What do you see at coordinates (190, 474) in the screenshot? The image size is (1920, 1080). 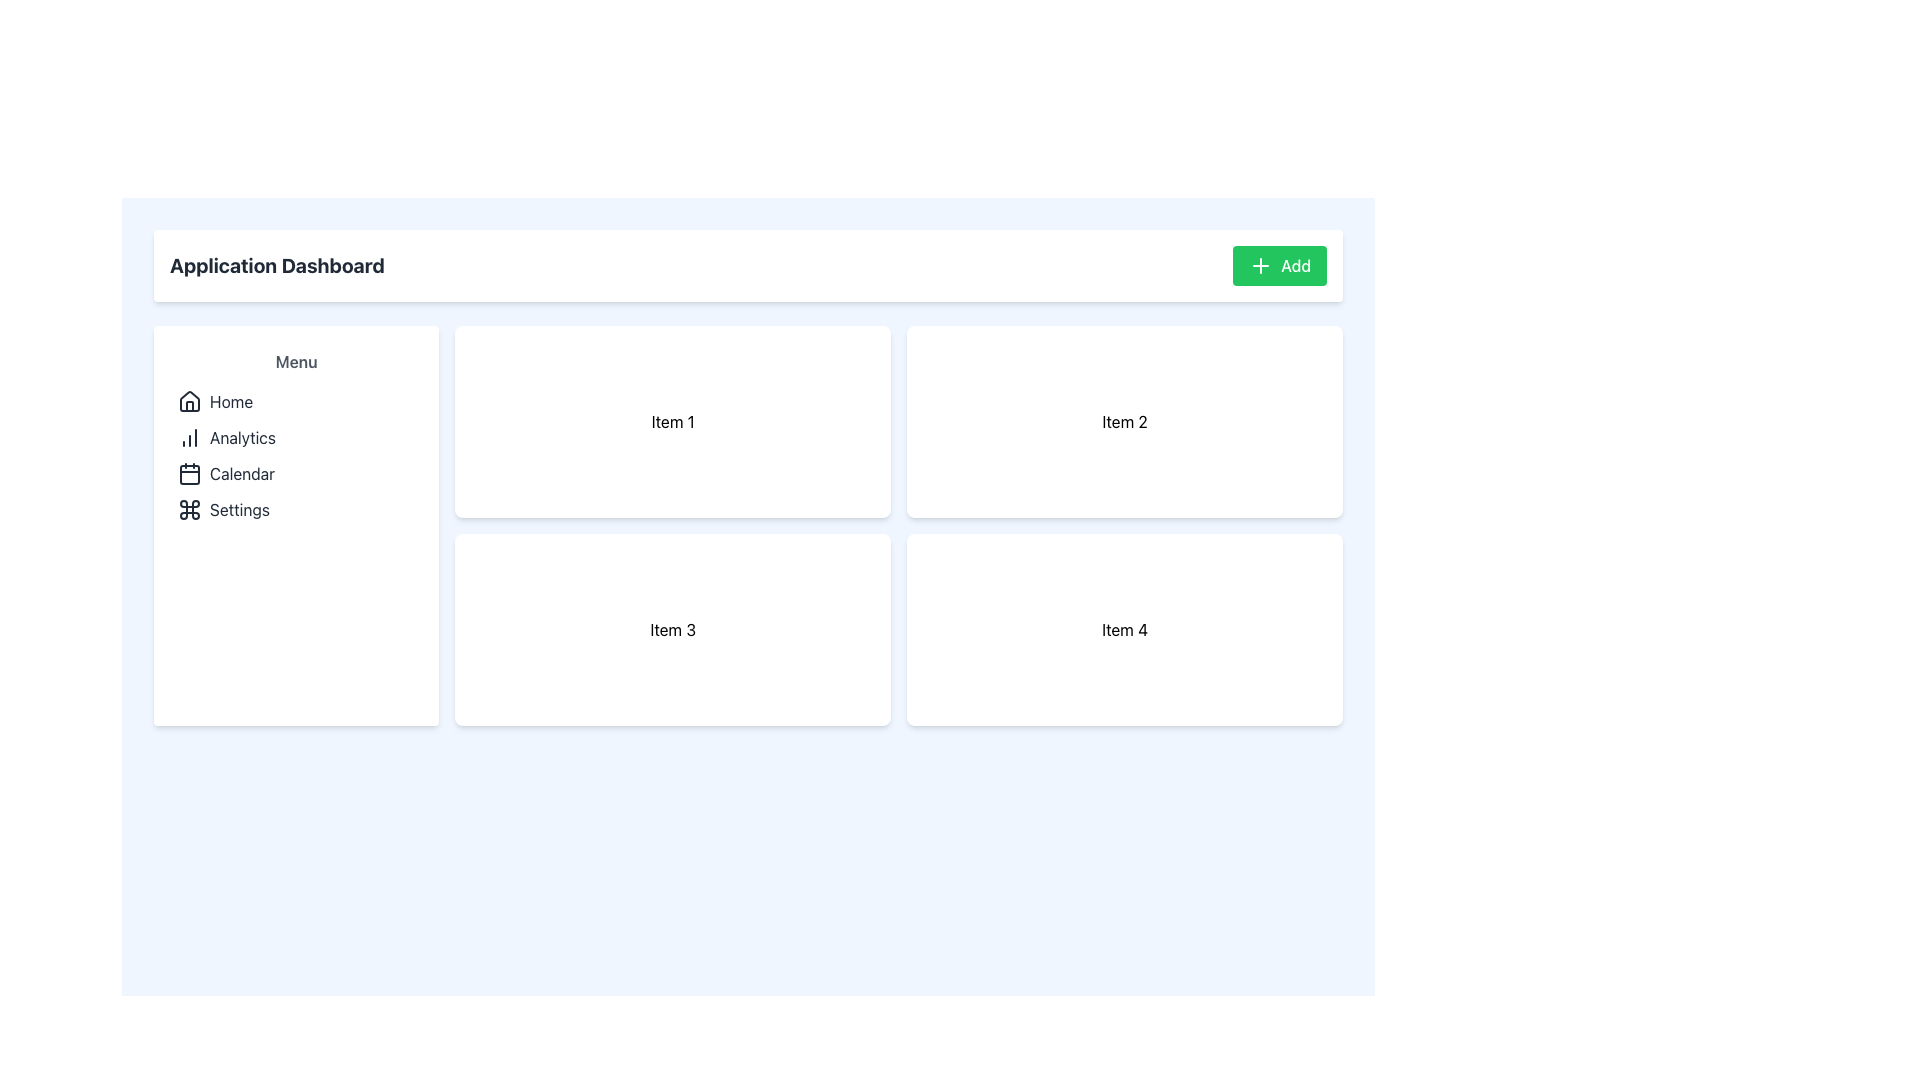 I see `the styling of the 'Calendar' icon located in the sidebar menu, which is the third item in the list, following 'Home' and 'Analytics'` at bounding box center [190, 474].